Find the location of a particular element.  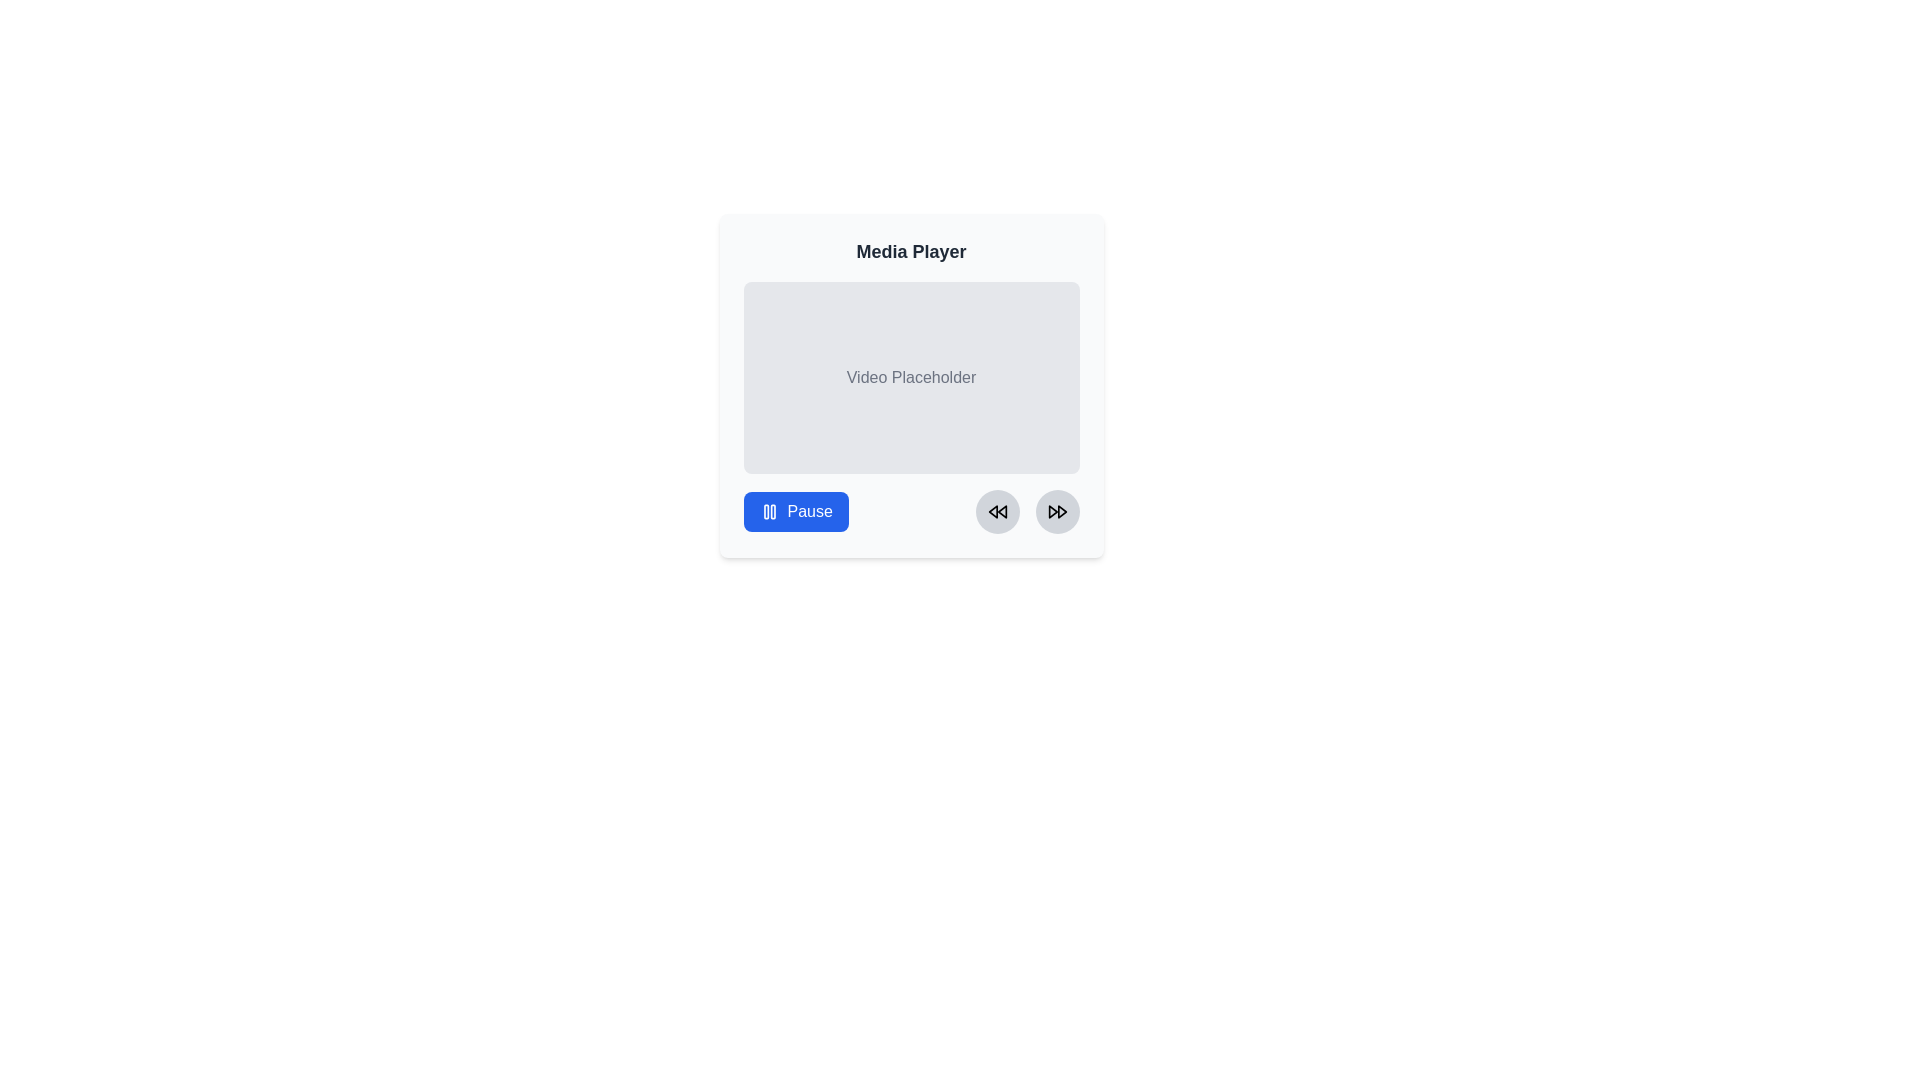

the 'Pause' button is located at coordinates (795, 511).